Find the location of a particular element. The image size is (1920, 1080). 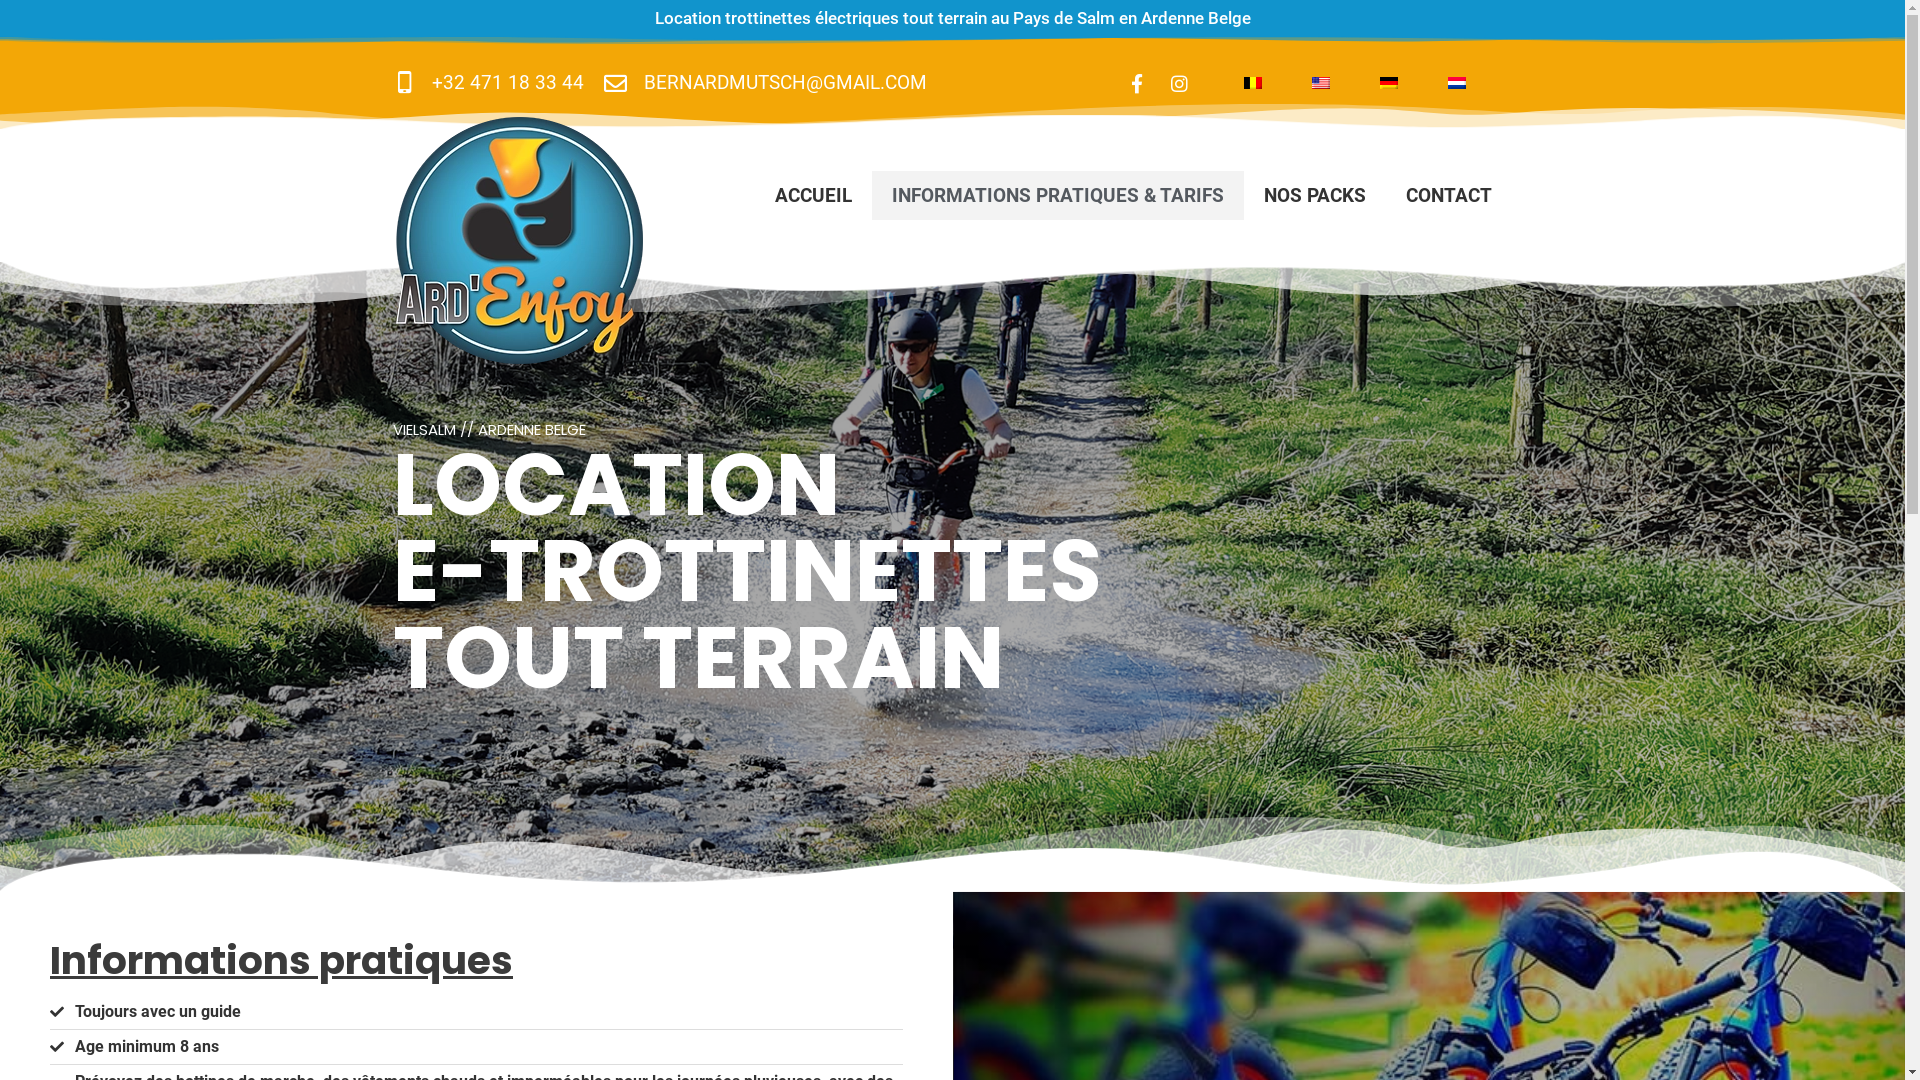

'CONTACT' is located at coordinates (1449, 195).